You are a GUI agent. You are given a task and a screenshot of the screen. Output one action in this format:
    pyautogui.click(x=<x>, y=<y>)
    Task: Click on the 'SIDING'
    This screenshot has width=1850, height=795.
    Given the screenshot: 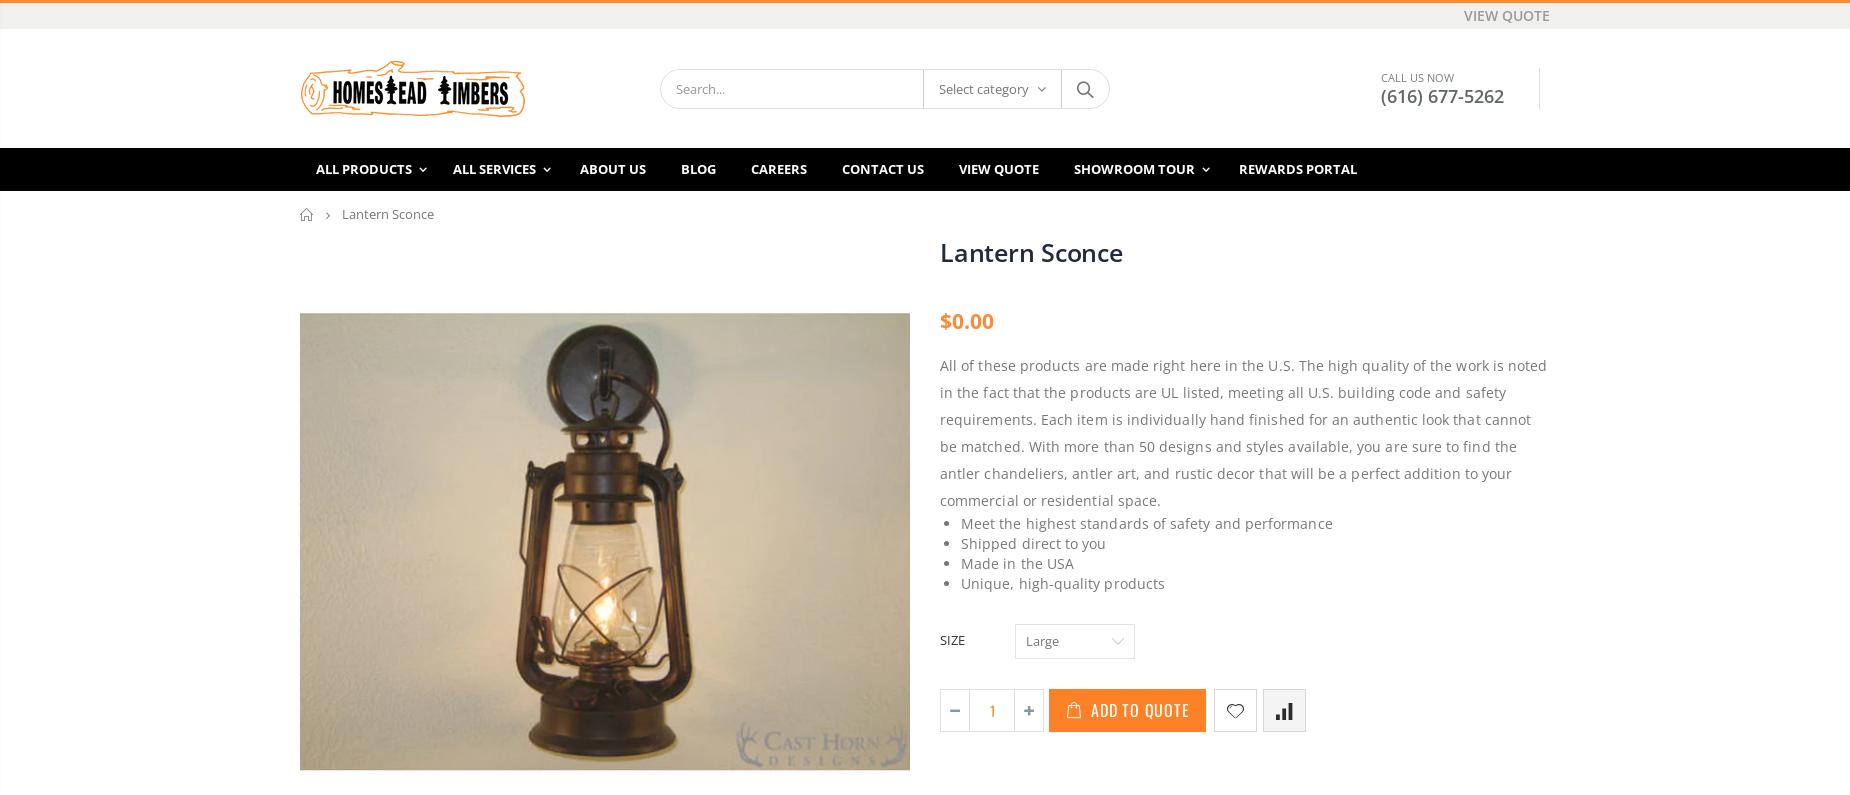 What is the action you would take?
    pyautogui.click(x=344, y=223)
    